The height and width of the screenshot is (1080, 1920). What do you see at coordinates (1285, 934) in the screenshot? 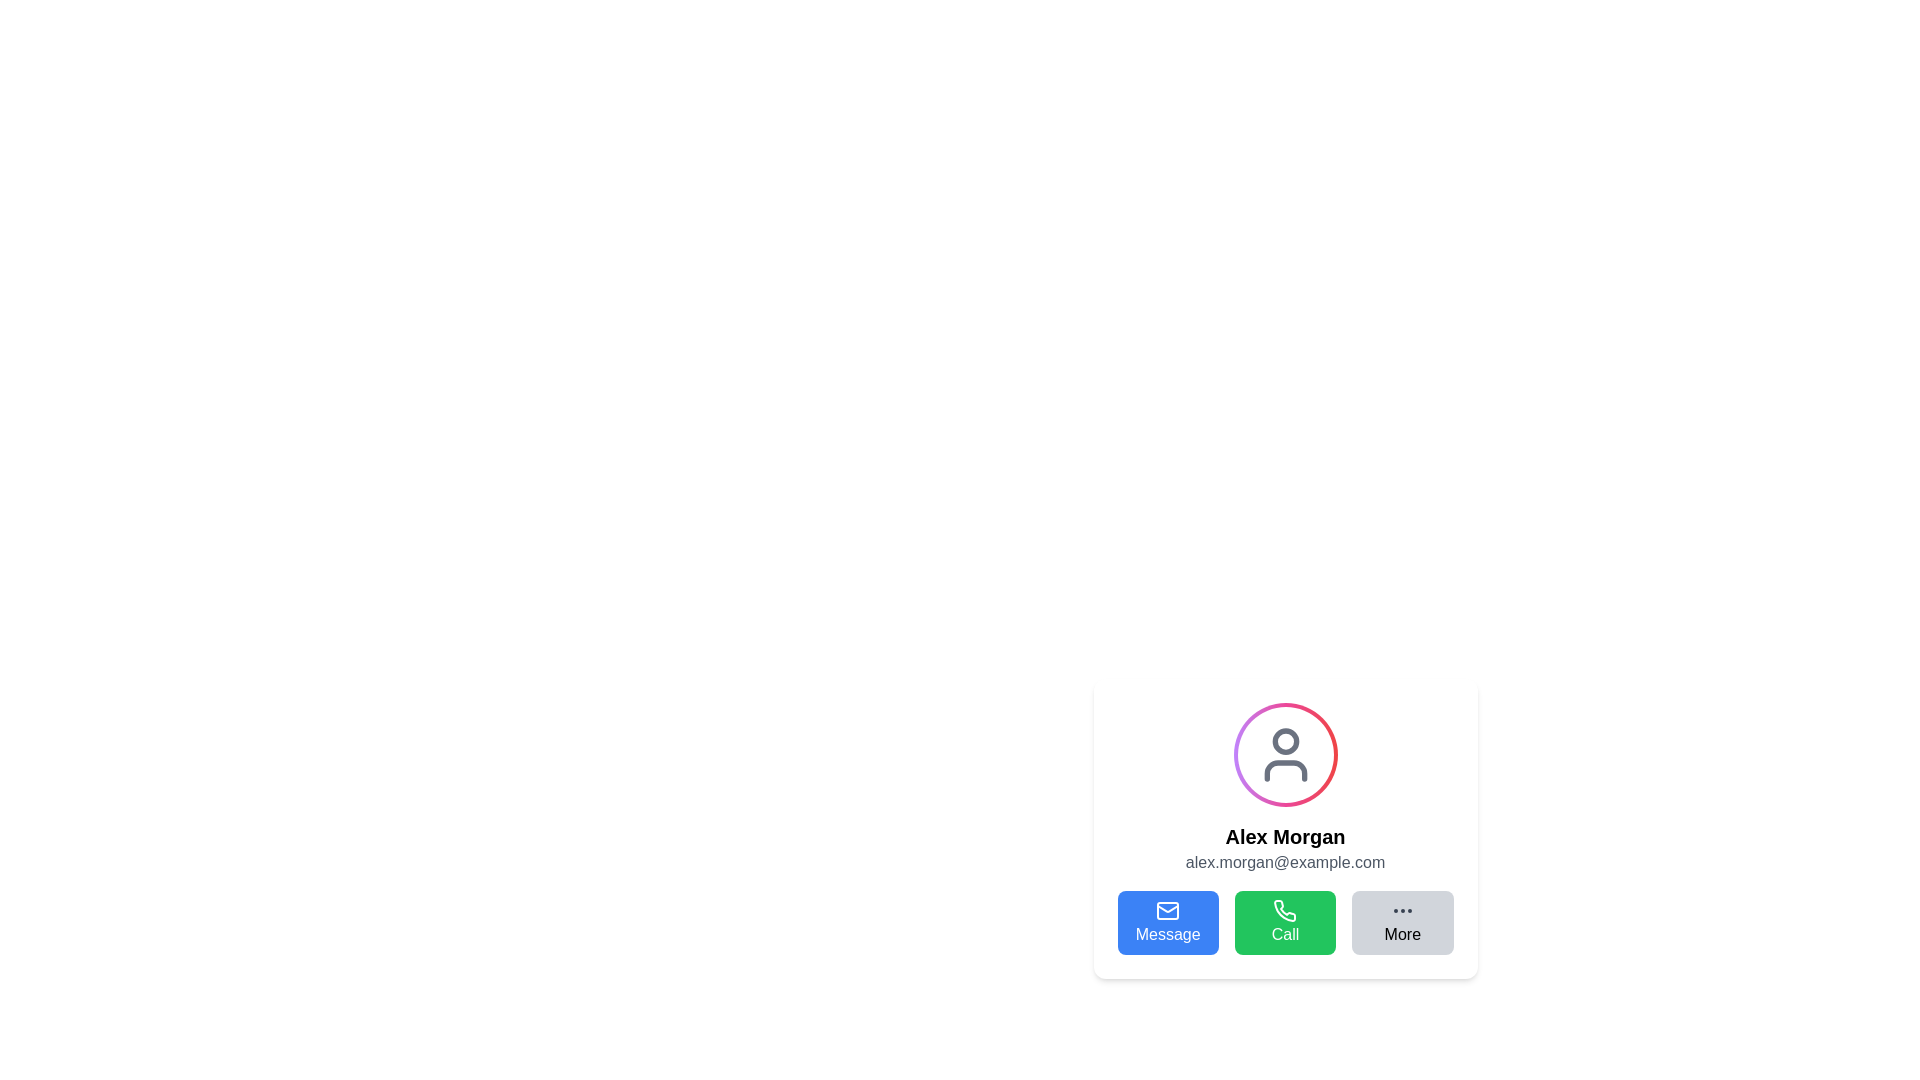
I see `the 'Call' text label inside the green button, which is centrally located in the bottom row of buttons and features a phone icon above it` at bounding box center [1285, 934].